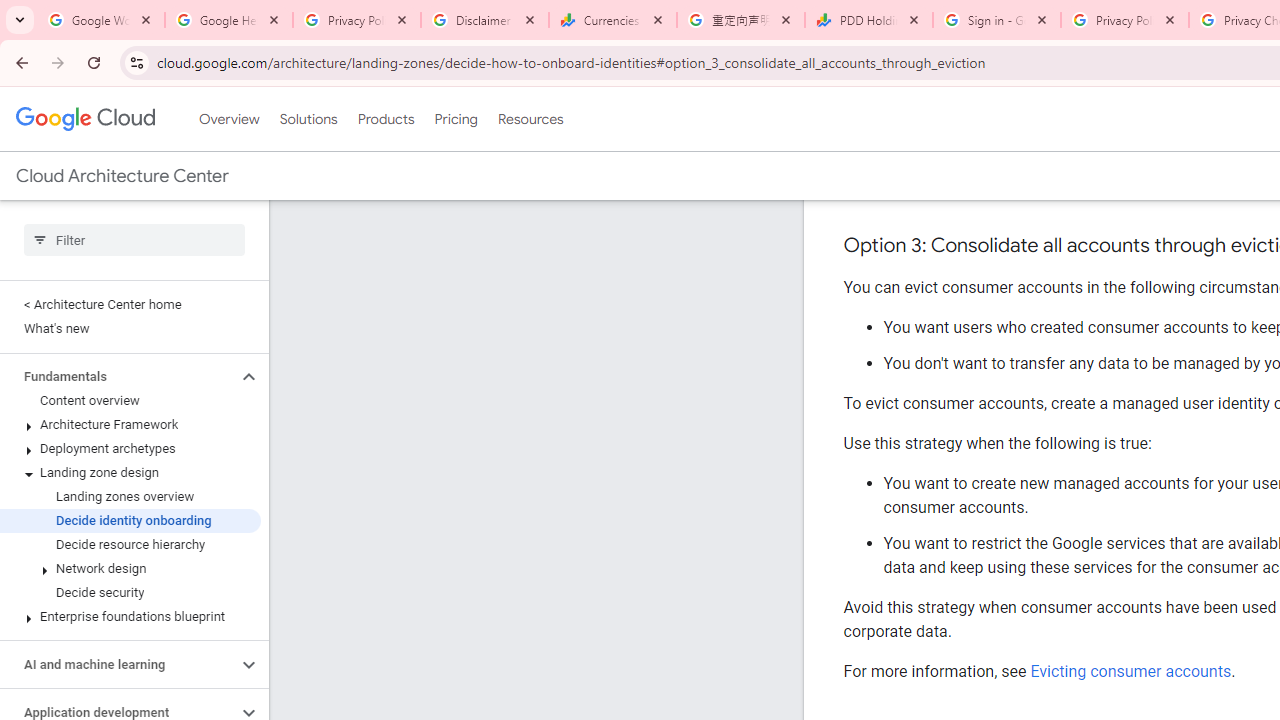 The width and height of the screenshot is (1280, 720). What do you see at coordinates (133, 239) in the screenshot?
I see `'Type to filter'` at bounding box center [133, 239].